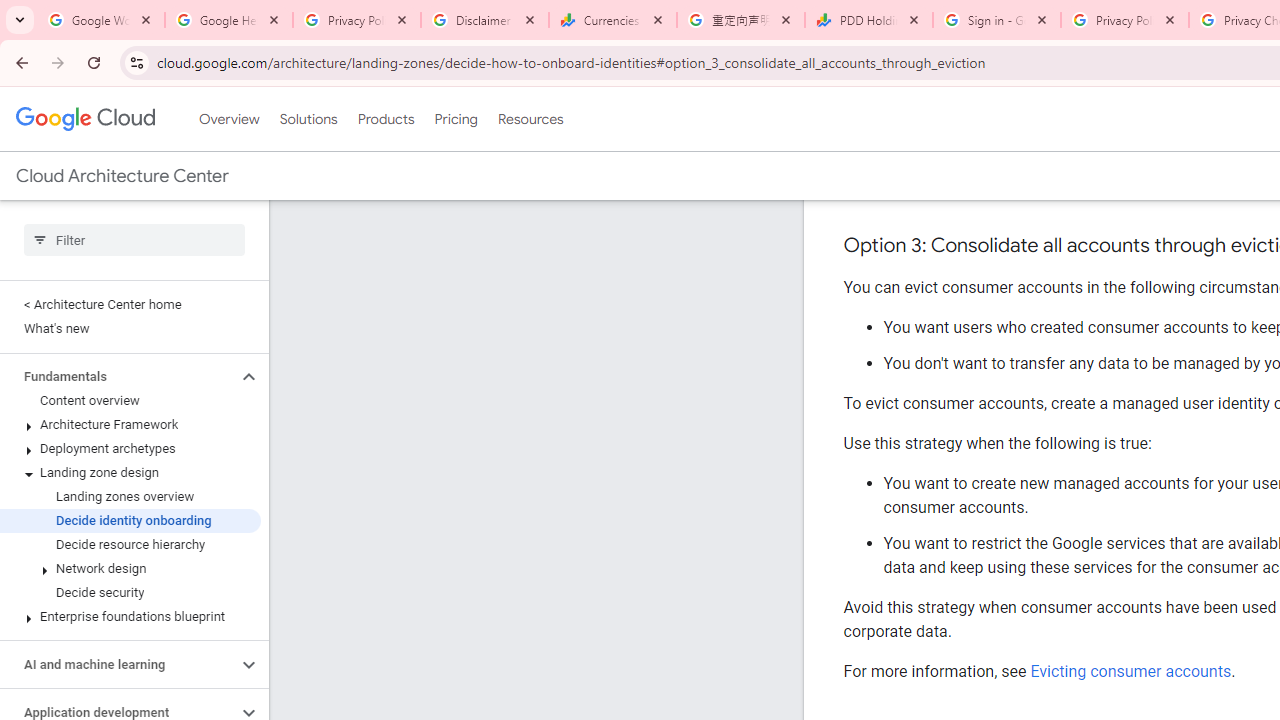 The width and height of the screenshot is (1280, 720). What do you see at coordinates (133, 239) in the screenshot?
I see `'Type to filter'` at bounding box center [133, 239].